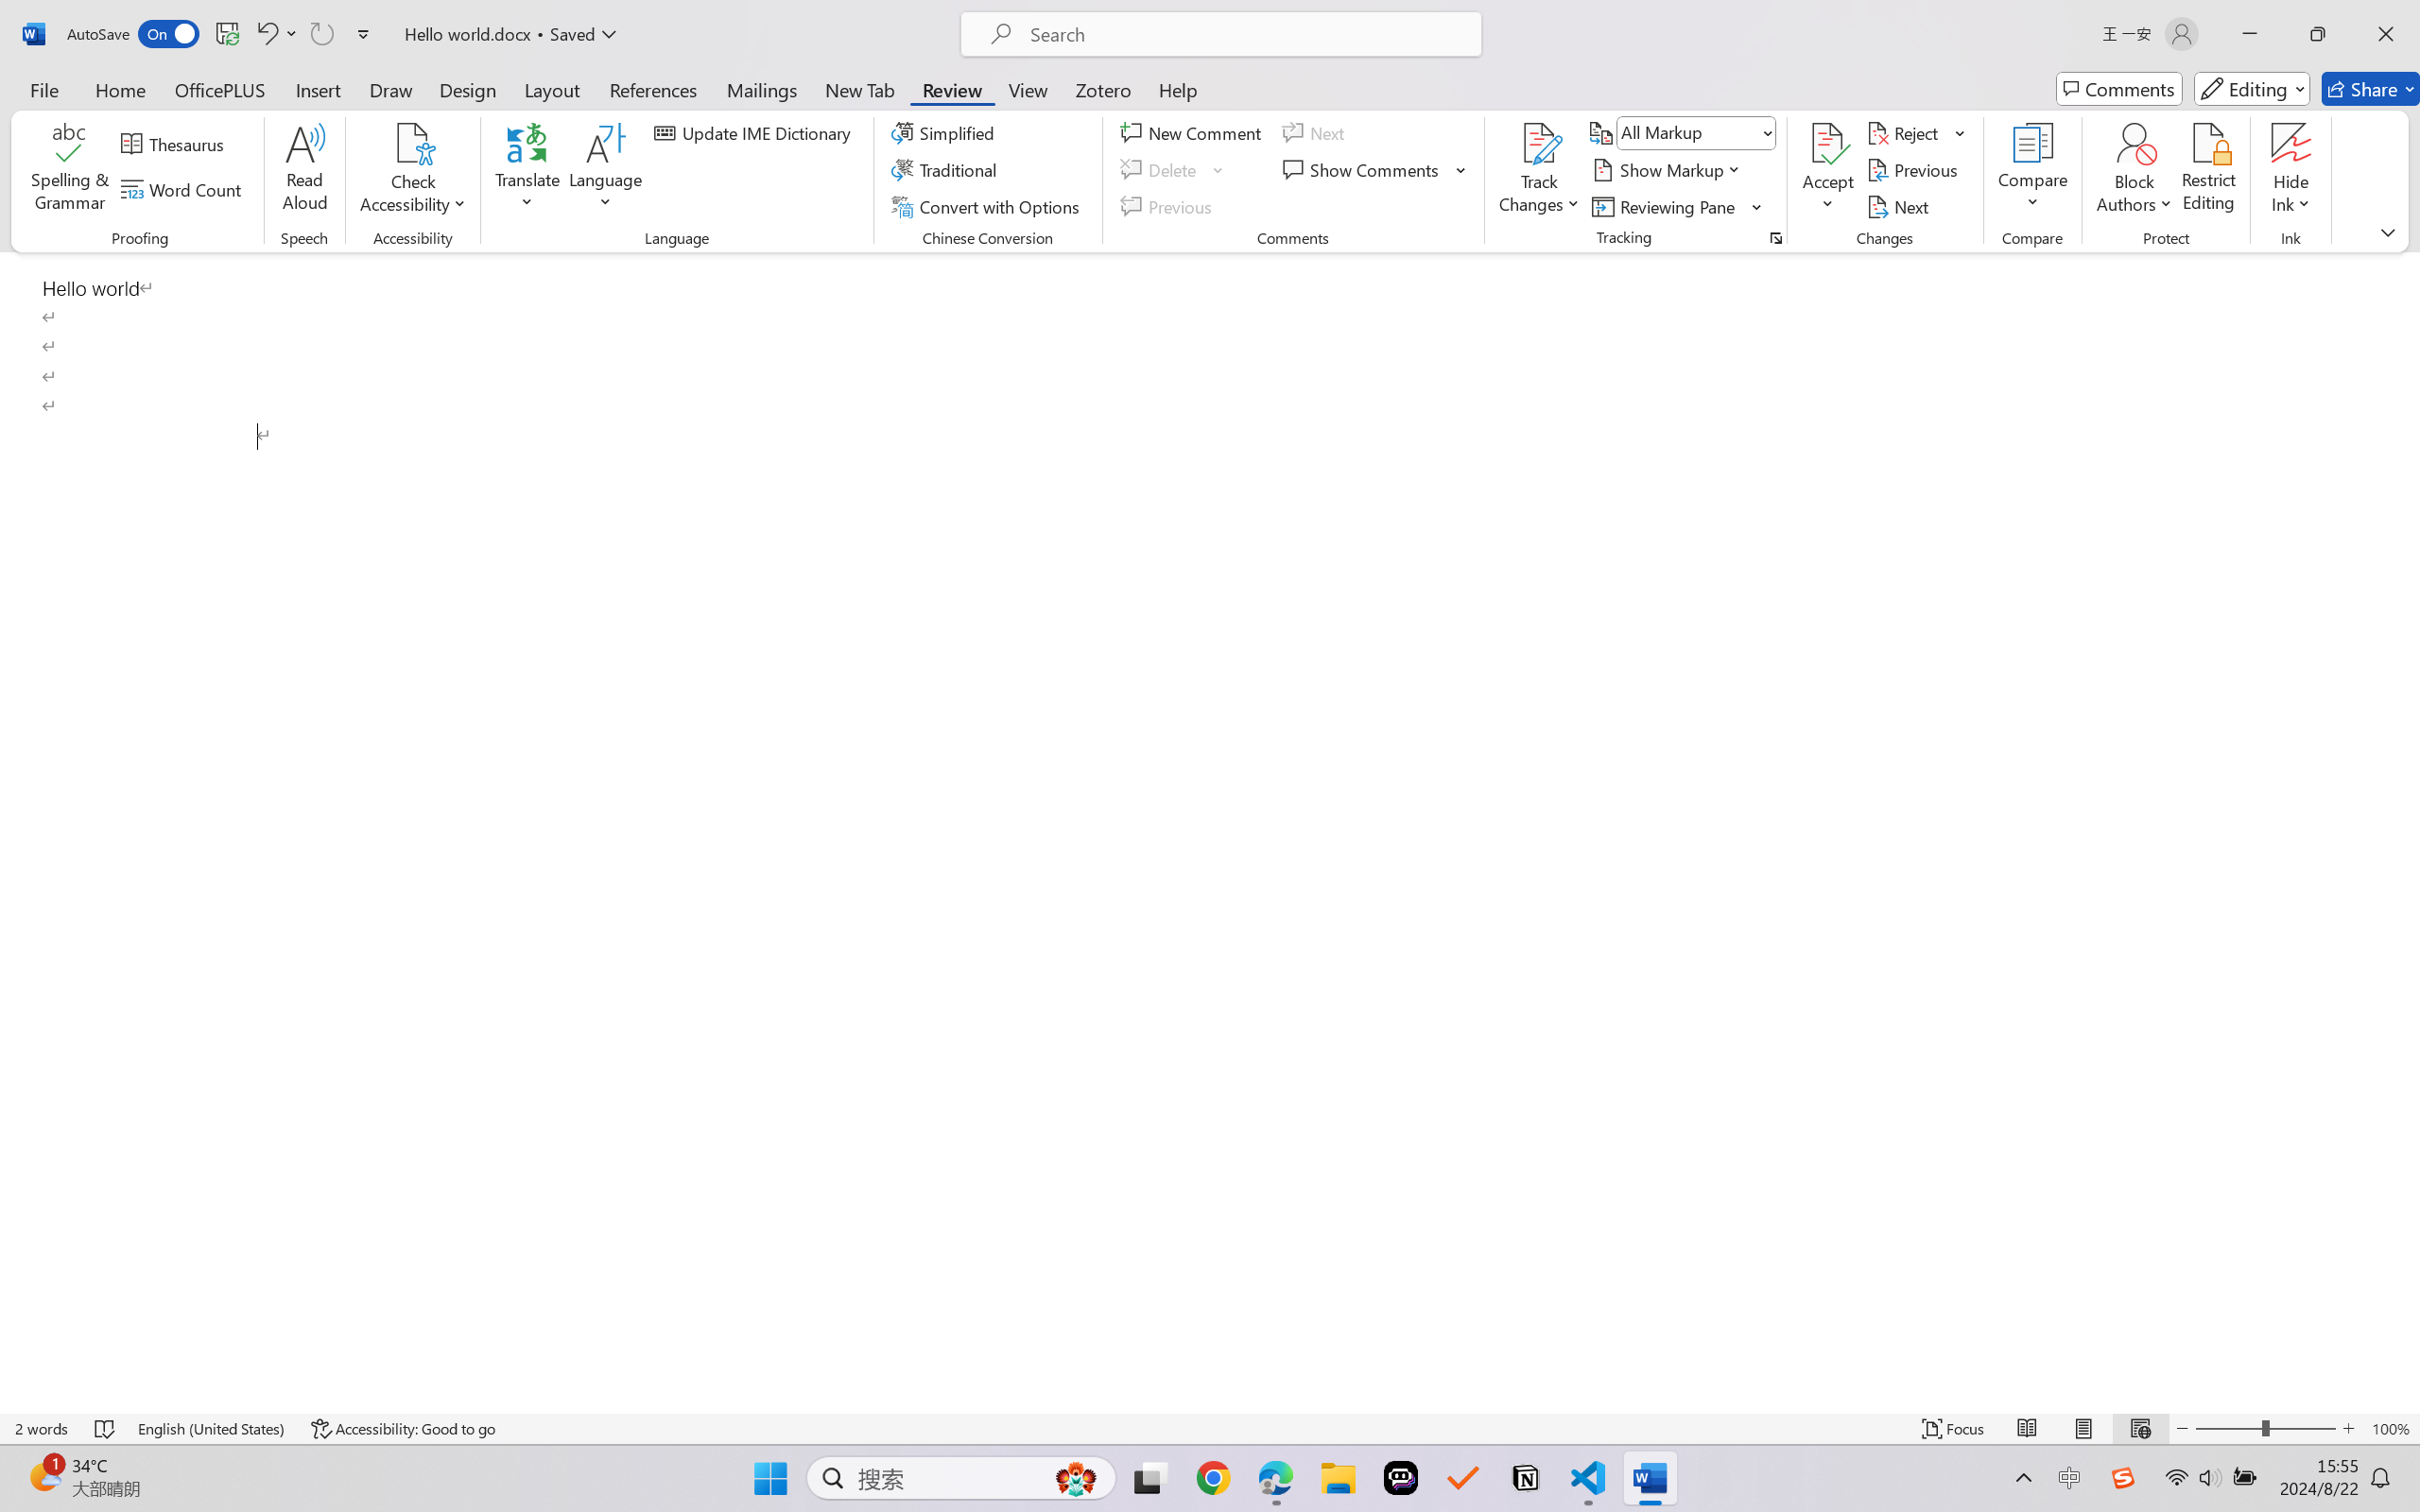  Describe the element at coordinates (1665, 207) in the screenshot. I see `'Reviewing Pane'` at that location.